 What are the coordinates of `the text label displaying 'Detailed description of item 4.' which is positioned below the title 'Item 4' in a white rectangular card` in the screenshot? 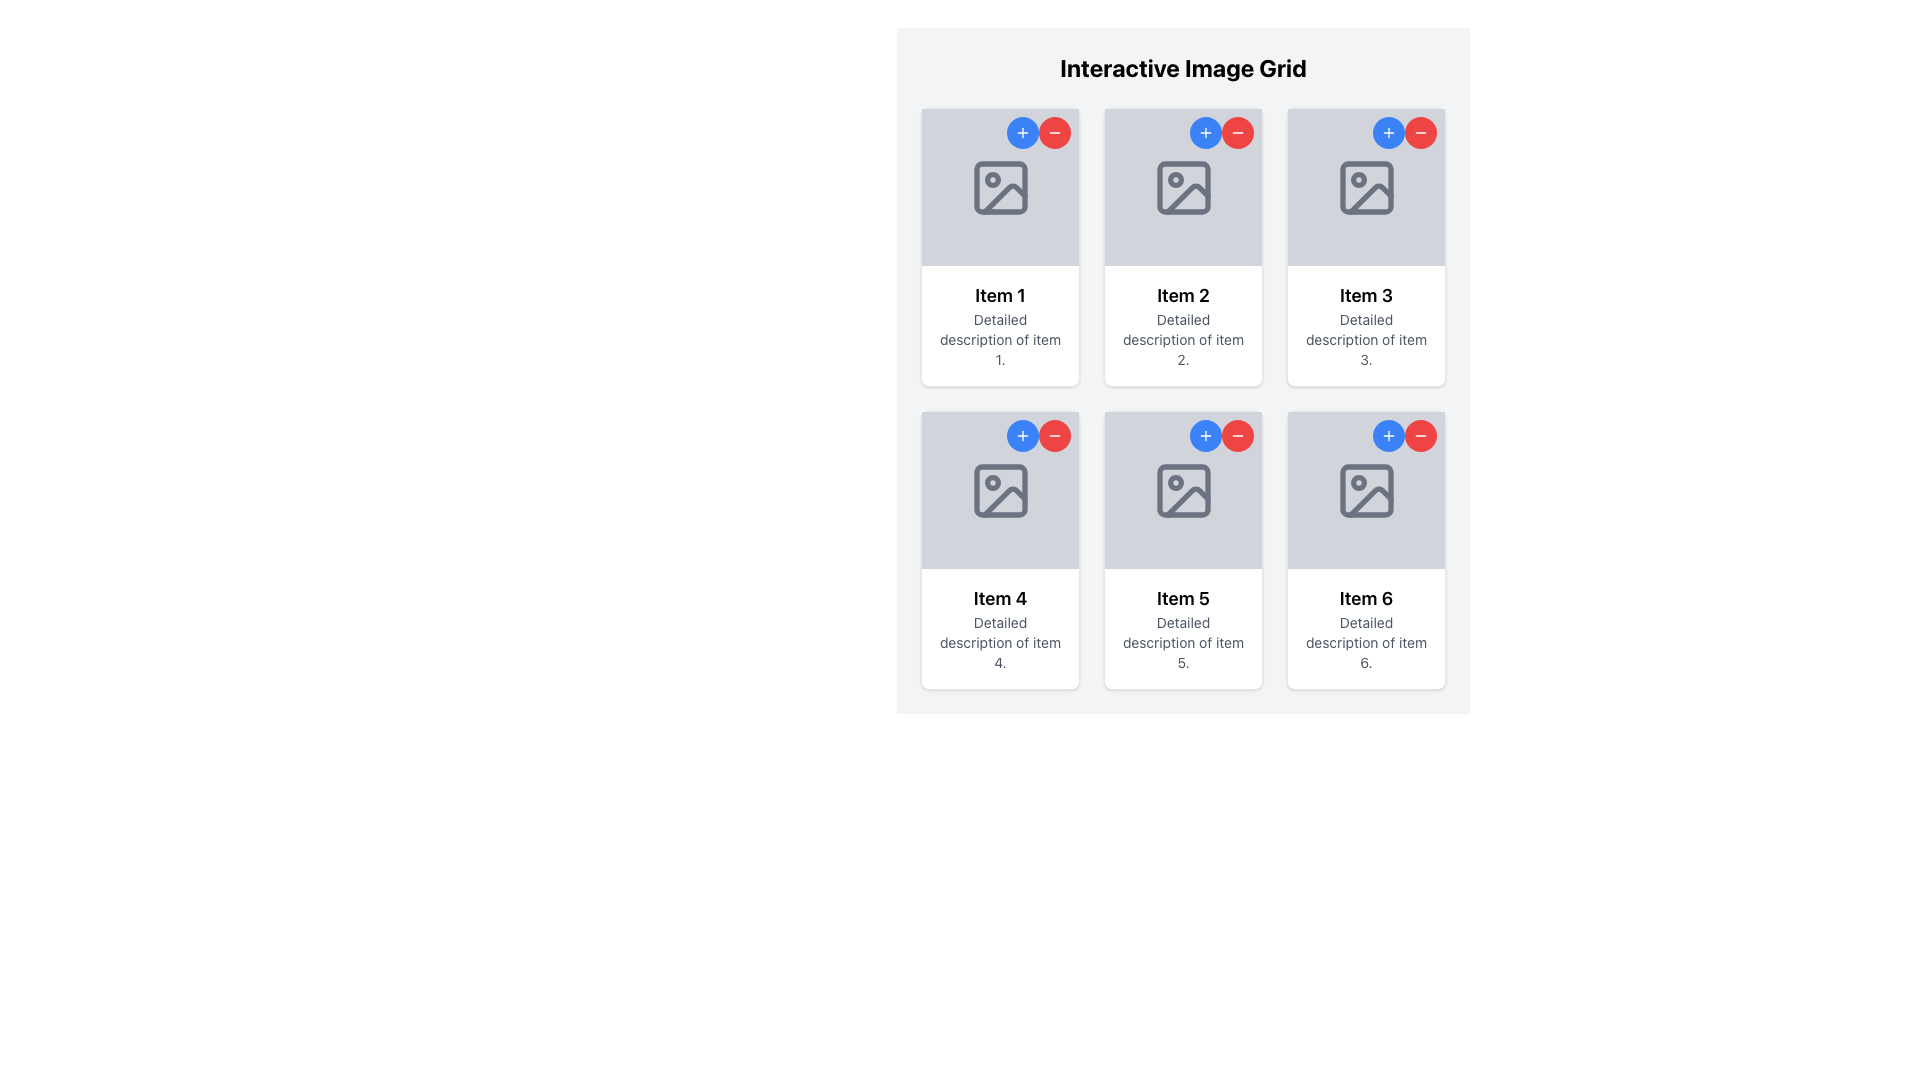 It's located at (1000, 643).